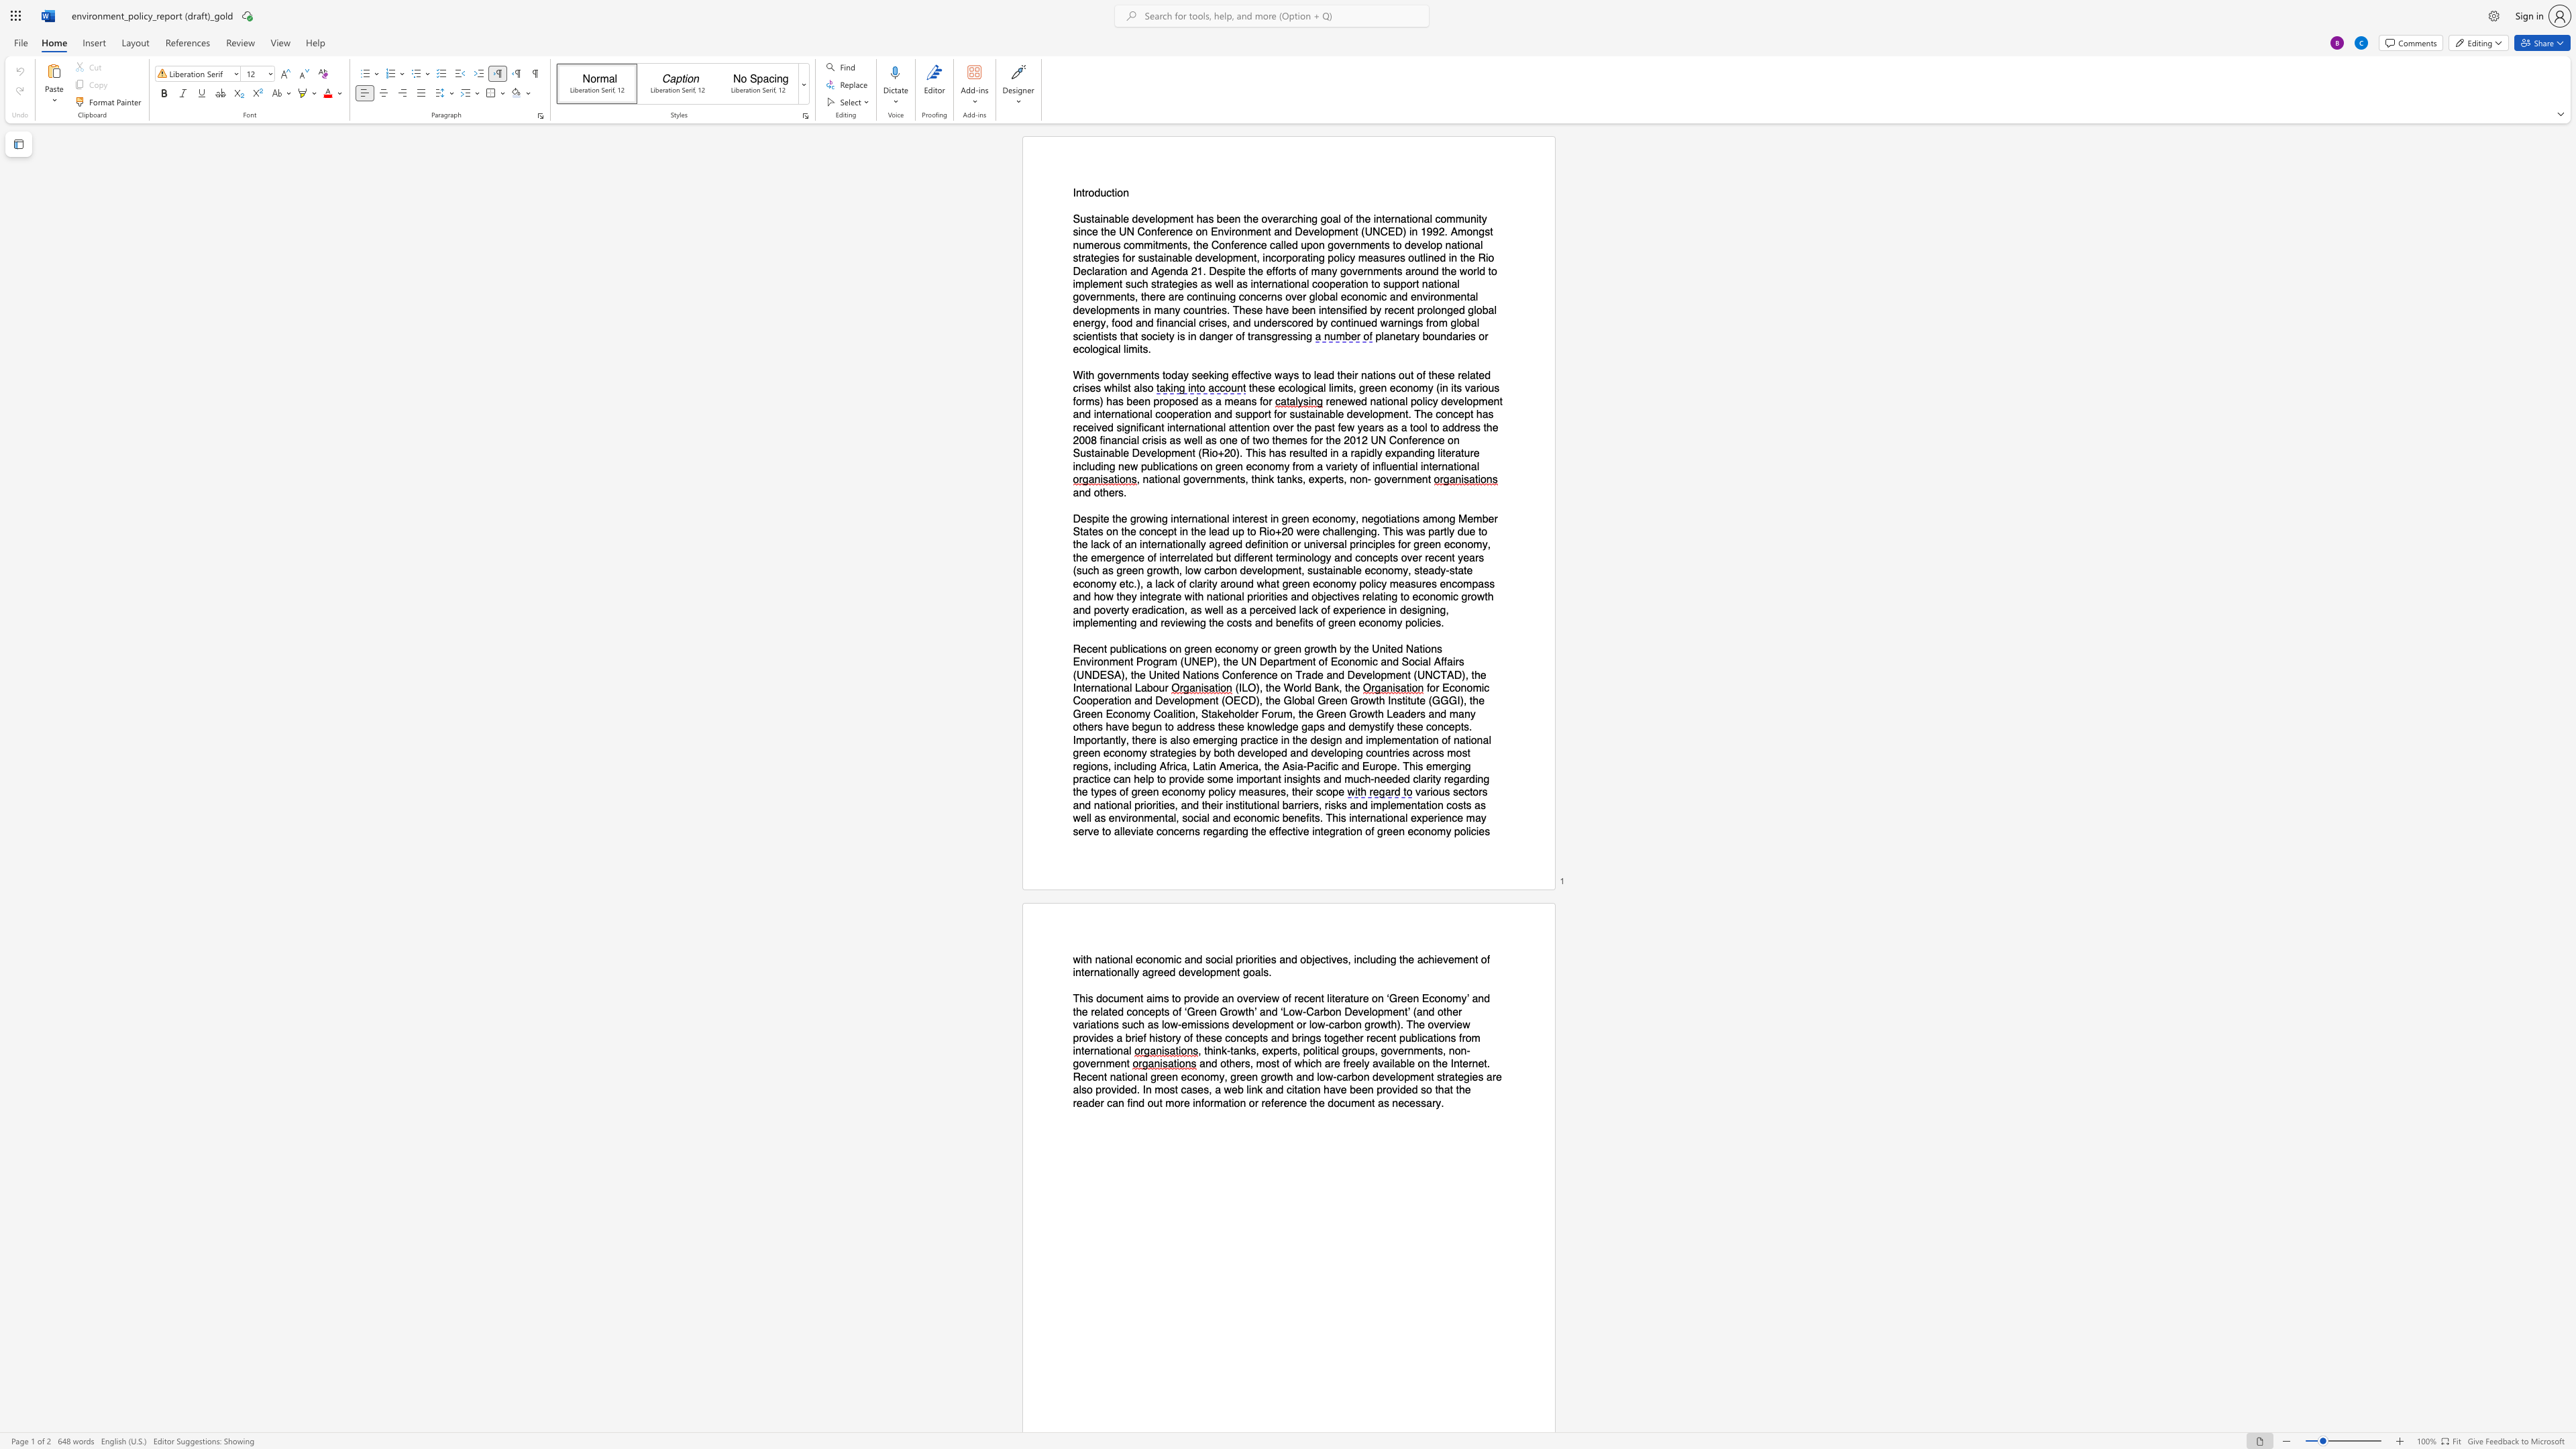 This screenshot has width=2576, height=1449. What do you see at coordinates (1403, 231) in the screenshot?
I see `the subset text ") in 1992. Amo" within the text "Sustainable development has been the overarching goal of the international community since the UN Conference on Environment and Development (UNCED) in 1992. Amongst"` at bounding box center [1403, 231].